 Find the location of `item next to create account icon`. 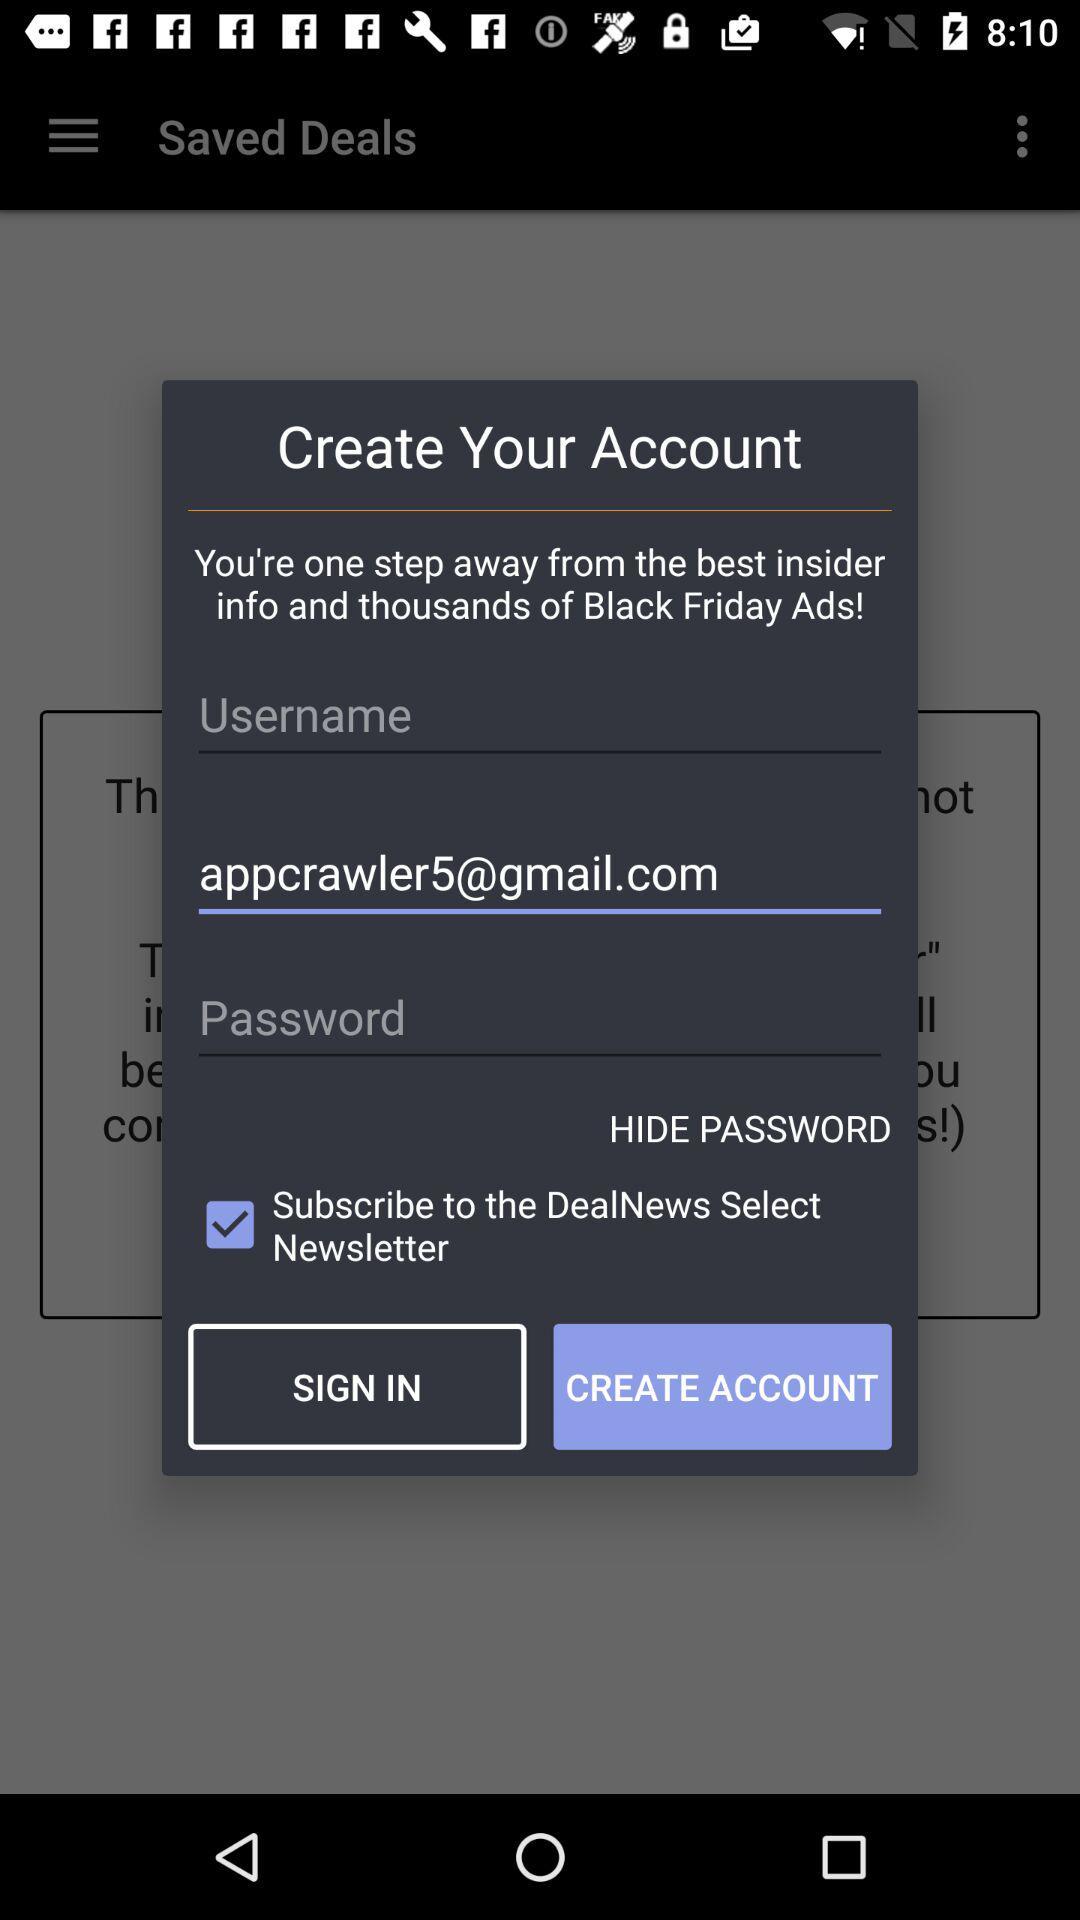

item next to create account icon is located at coordinates (356, 1385).